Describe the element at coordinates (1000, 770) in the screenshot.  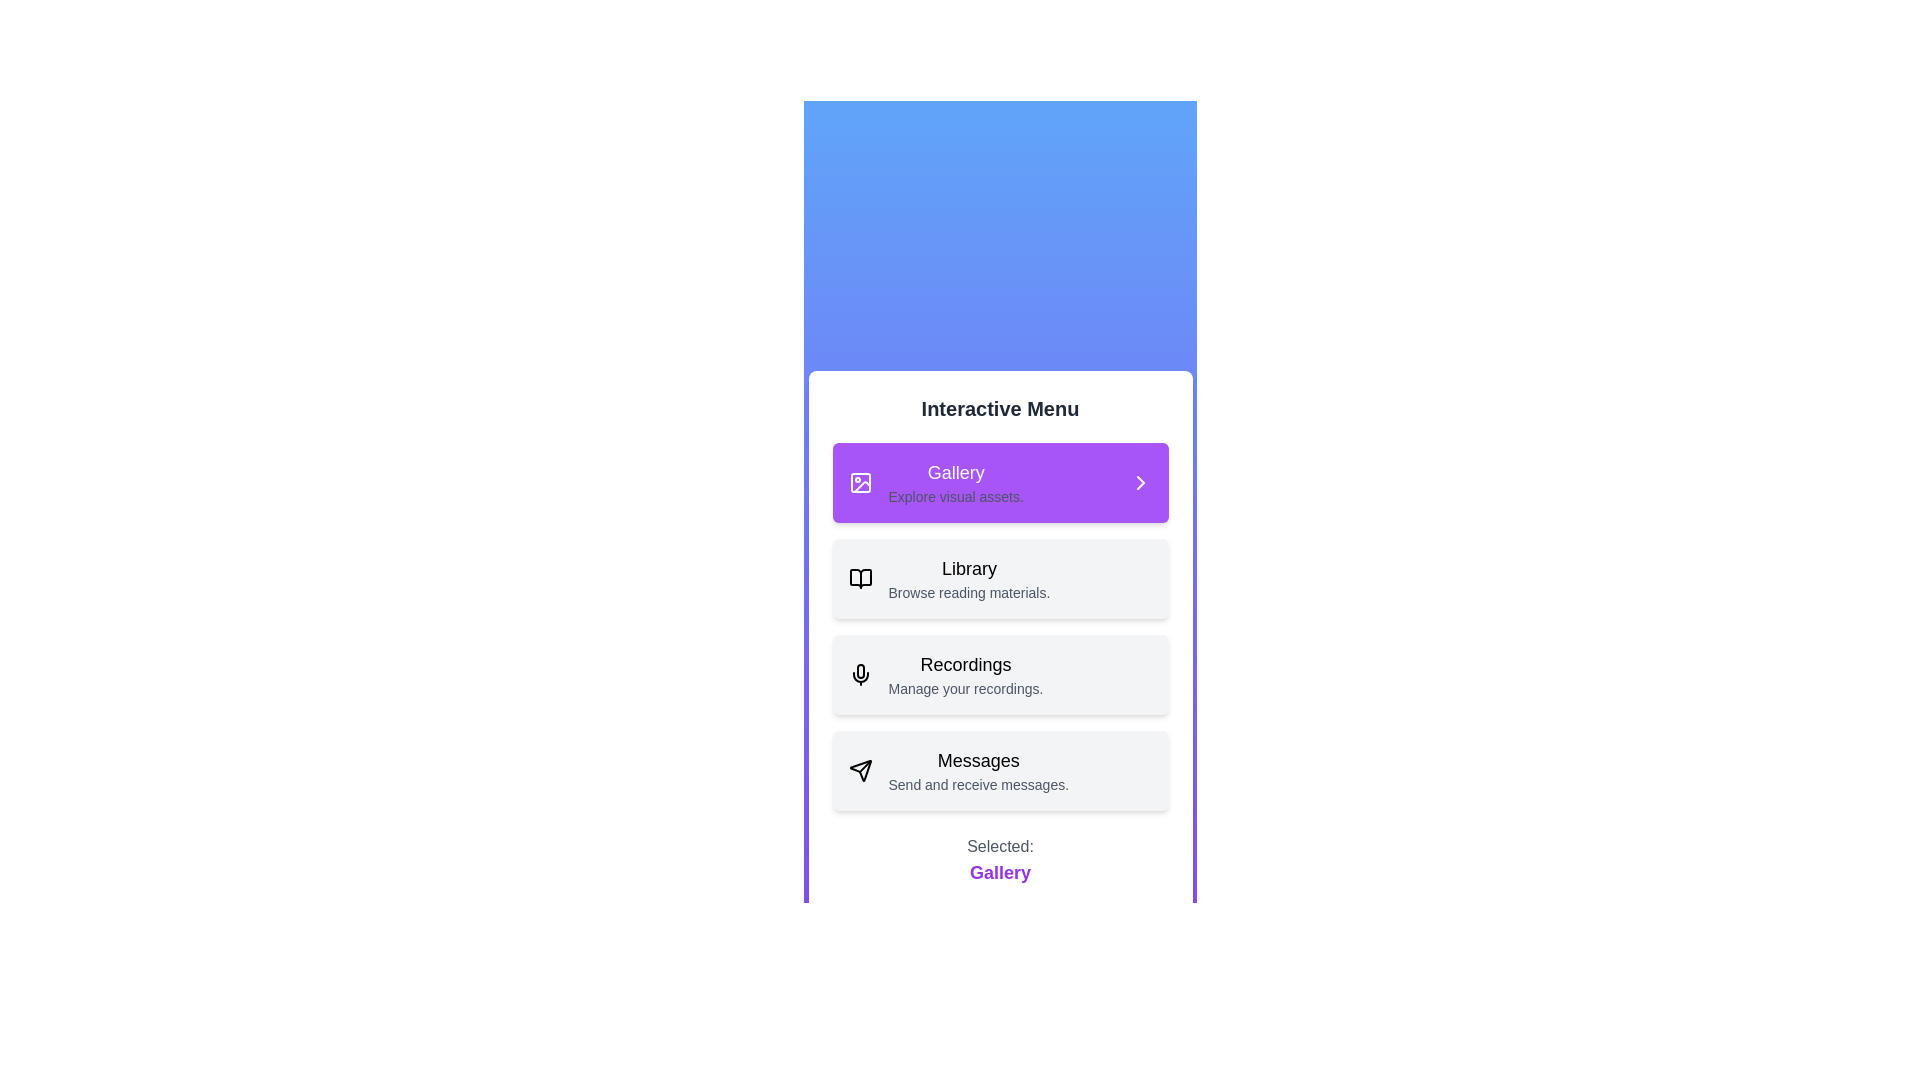
I see `the menu item Messages` at that location.